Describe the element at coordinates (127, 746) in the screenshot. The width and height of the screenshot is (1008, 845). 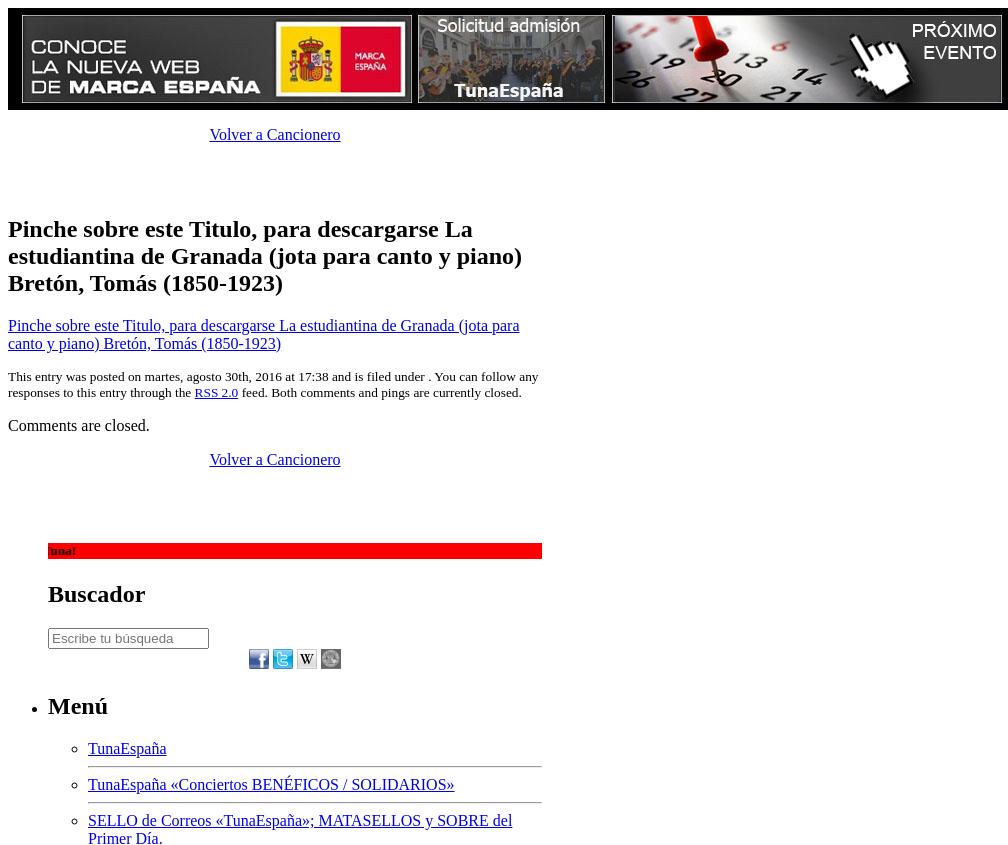
I see `'TunaEspaña'` at that location.